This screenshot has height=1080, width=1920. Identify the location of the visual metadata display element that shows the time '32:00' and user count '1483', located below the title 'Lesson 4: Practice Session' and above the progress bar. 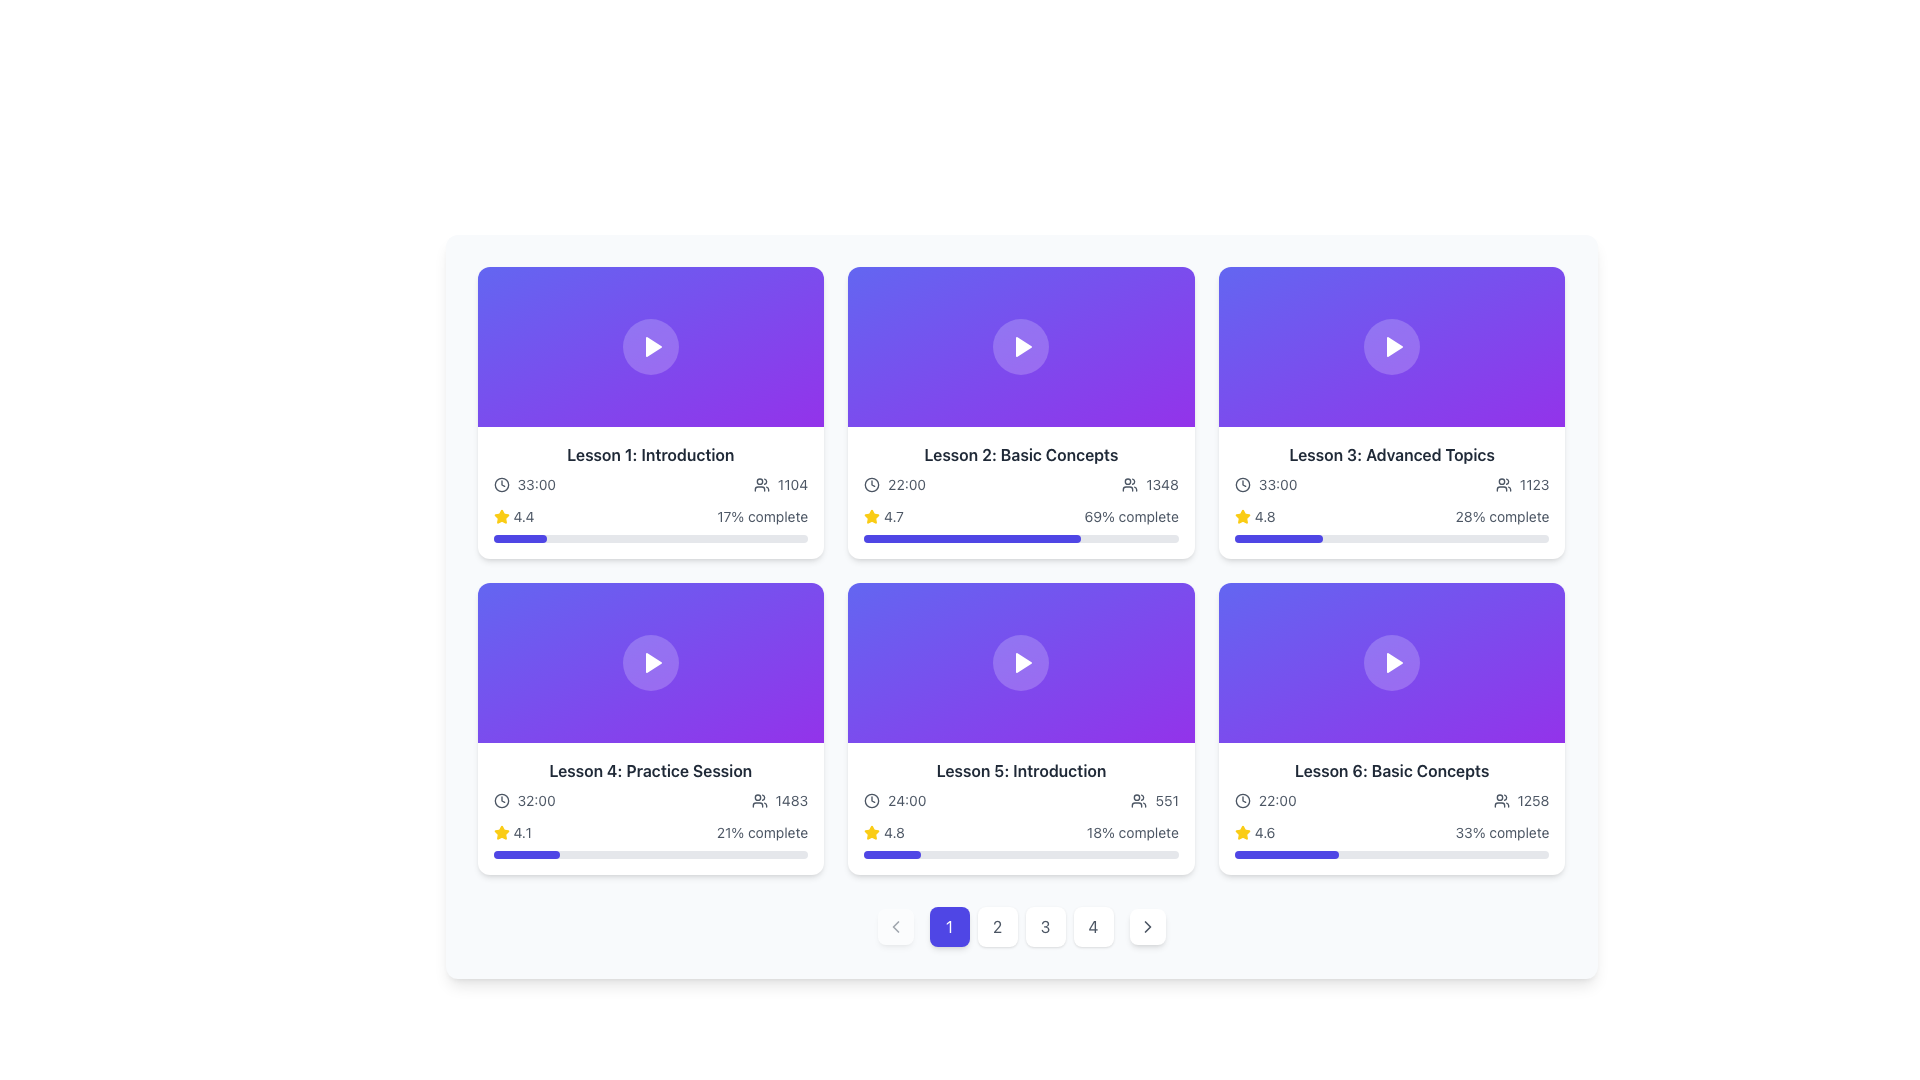
(650, 800).